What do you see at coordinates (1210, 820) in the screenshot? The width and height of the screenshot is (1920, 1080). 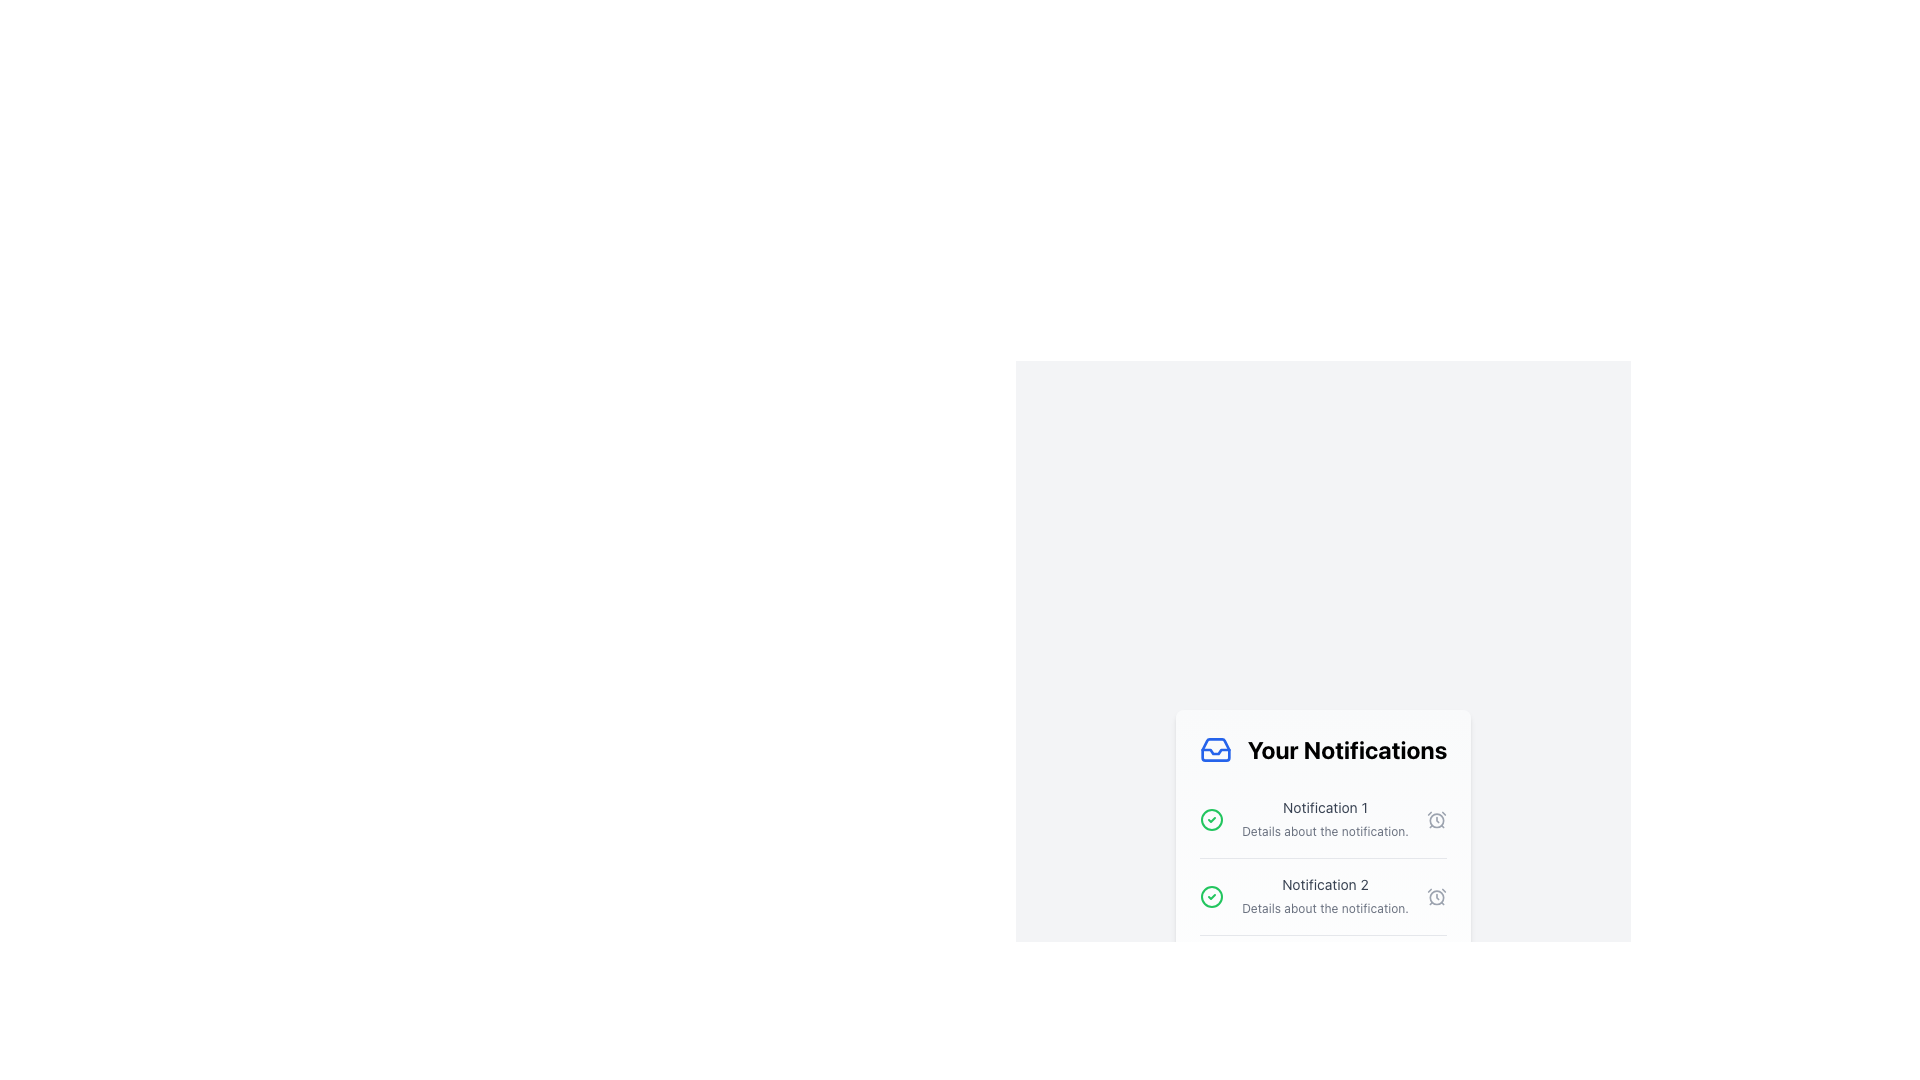 I see `the completion status icon for 'Notification 1', which is positioned to the left of the notification text` at bounding box center [1210, 820].